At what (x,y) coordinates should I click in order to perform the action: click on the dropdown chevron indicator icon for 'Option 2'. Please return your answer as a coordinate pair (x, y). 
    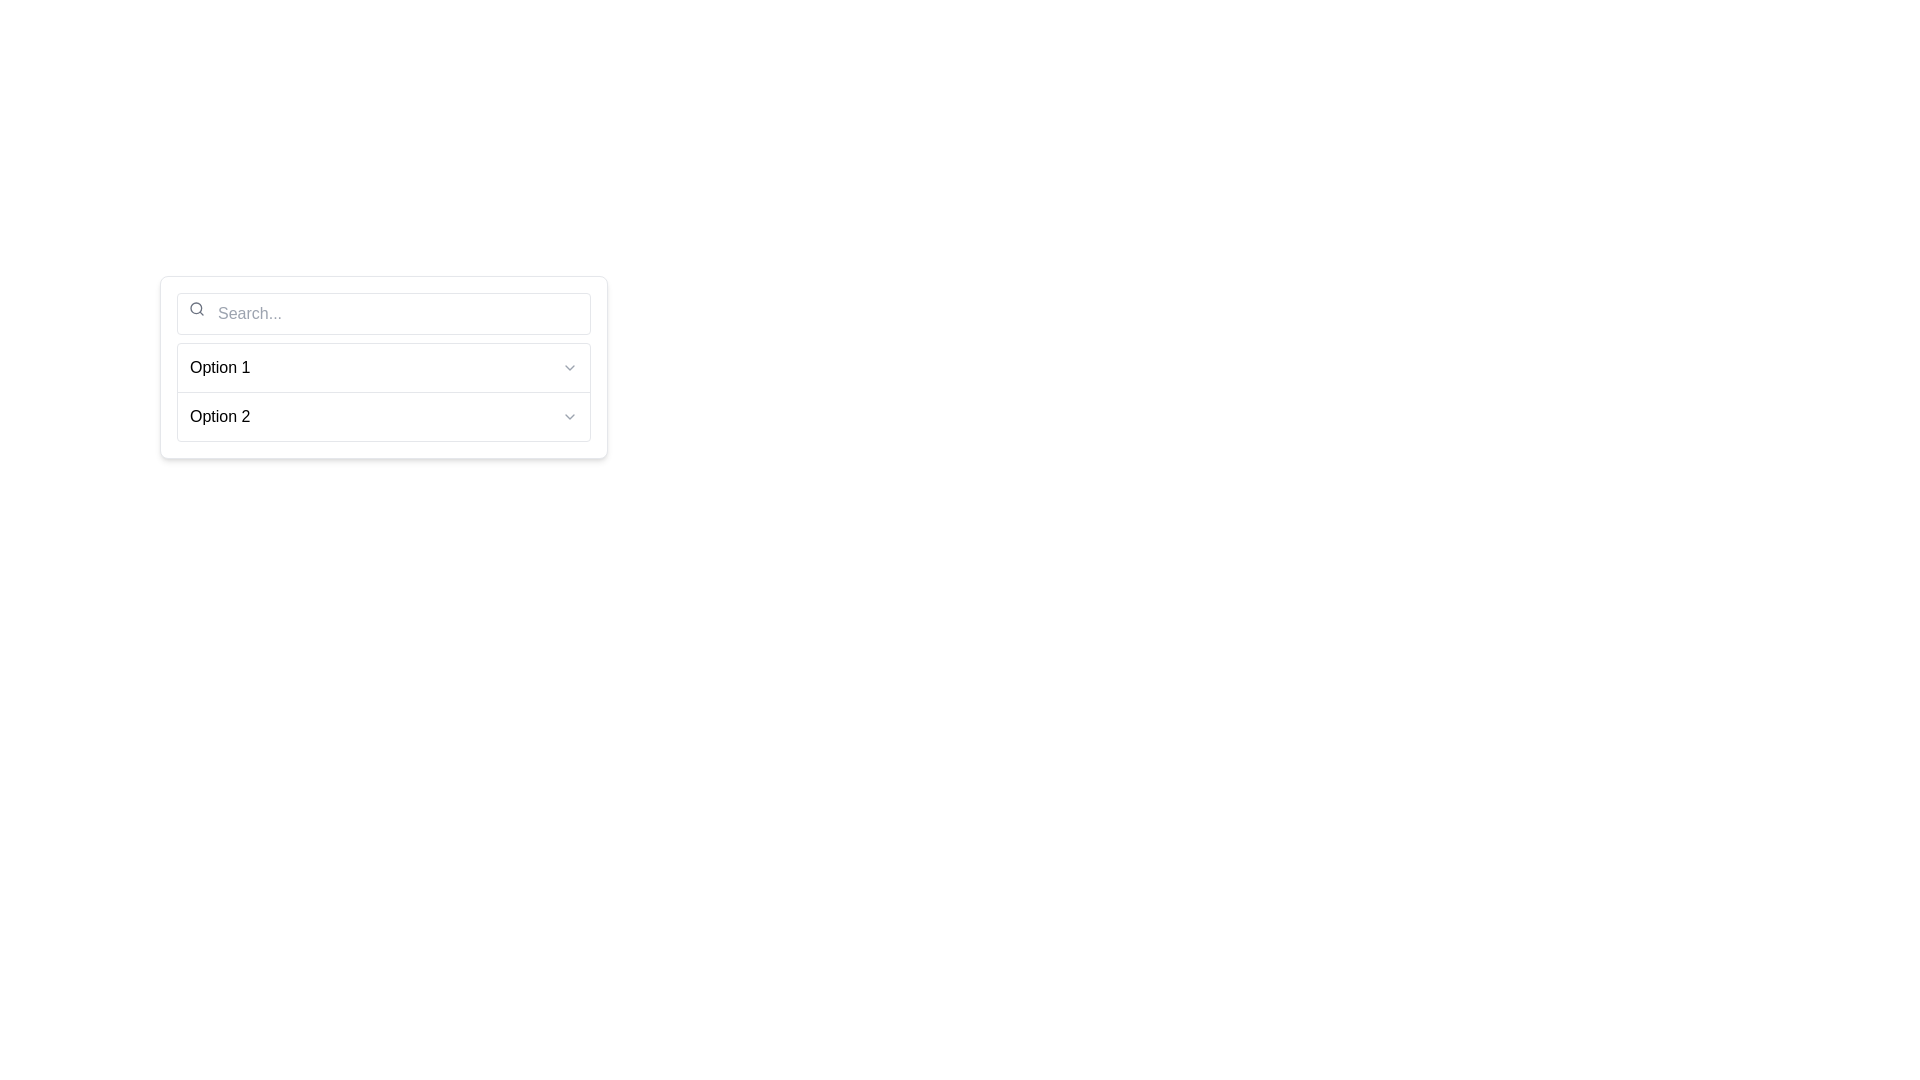
    Looking at the image, I should click on (569, 415).